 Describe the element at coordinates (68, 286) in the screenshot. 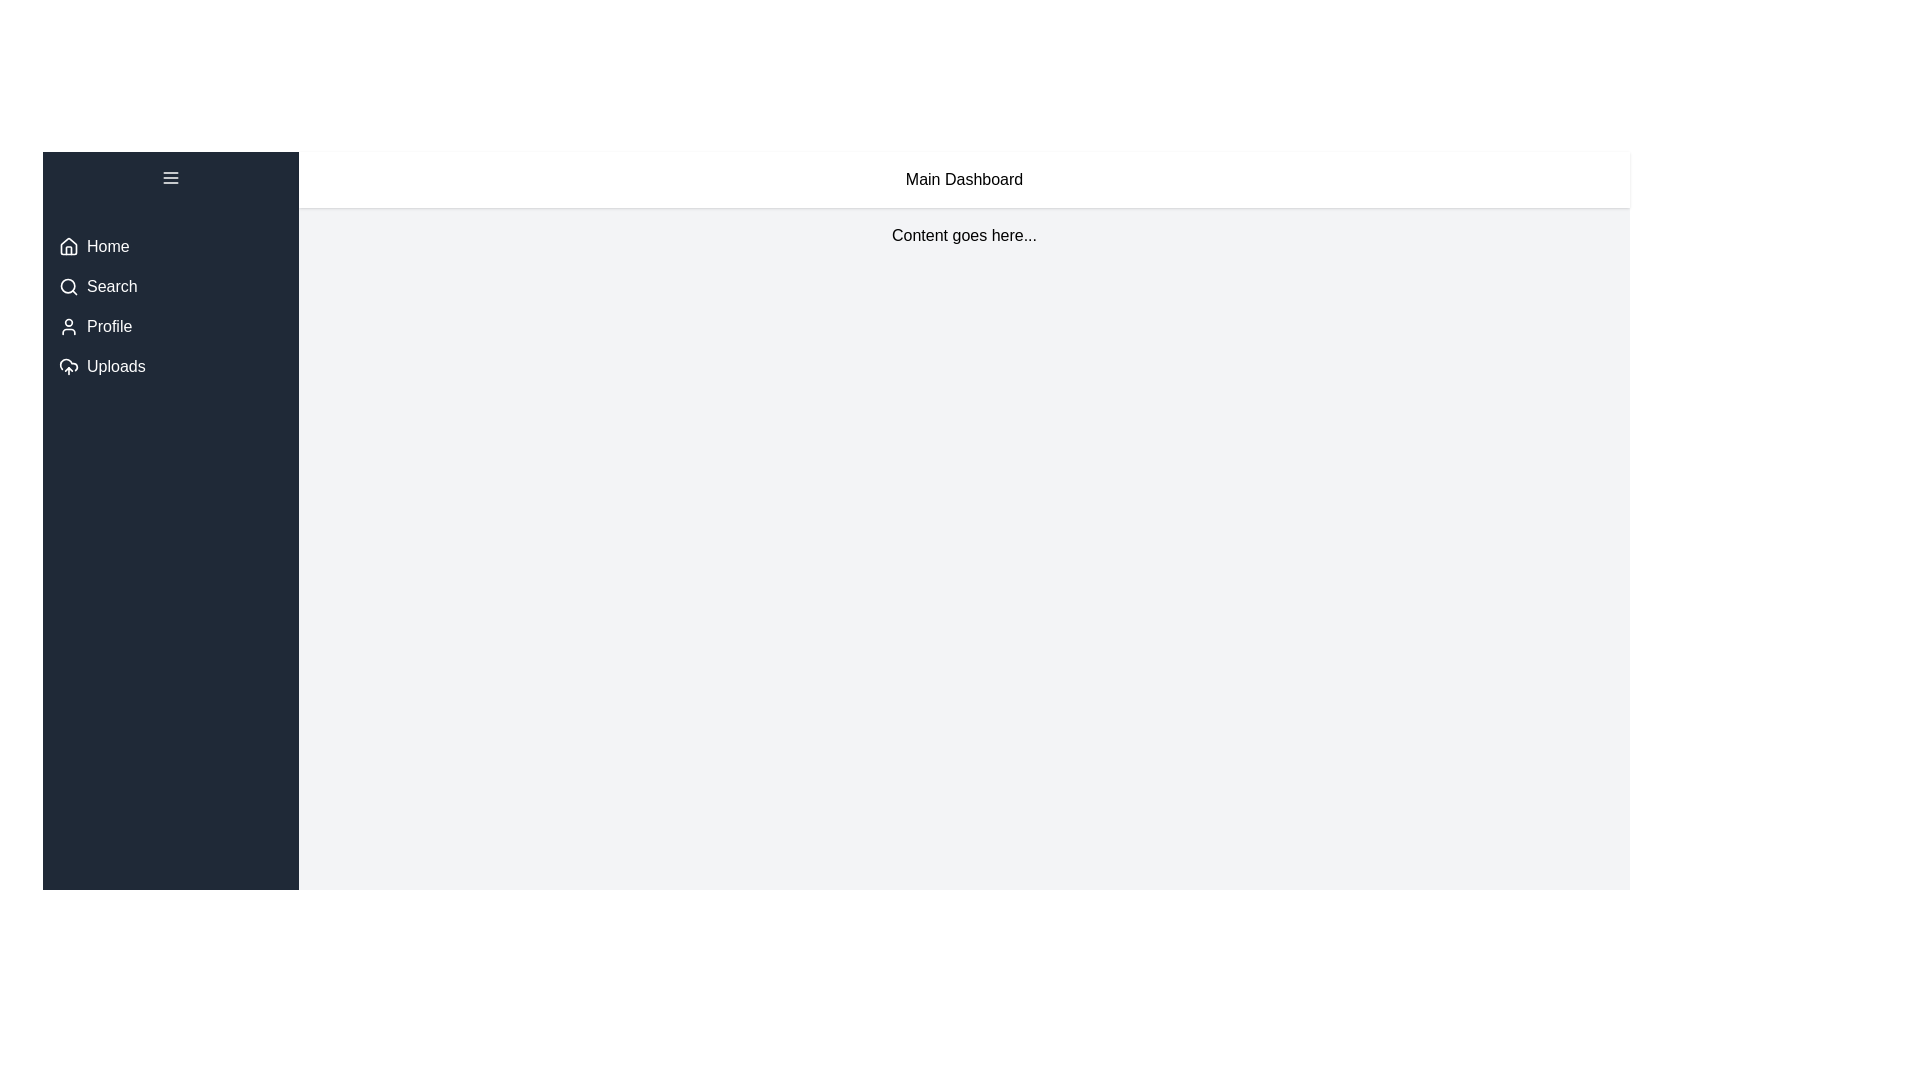

I see `the styling of the magnifying glass icon located in the vertical navigation menu labeled 'Search'` at that location.